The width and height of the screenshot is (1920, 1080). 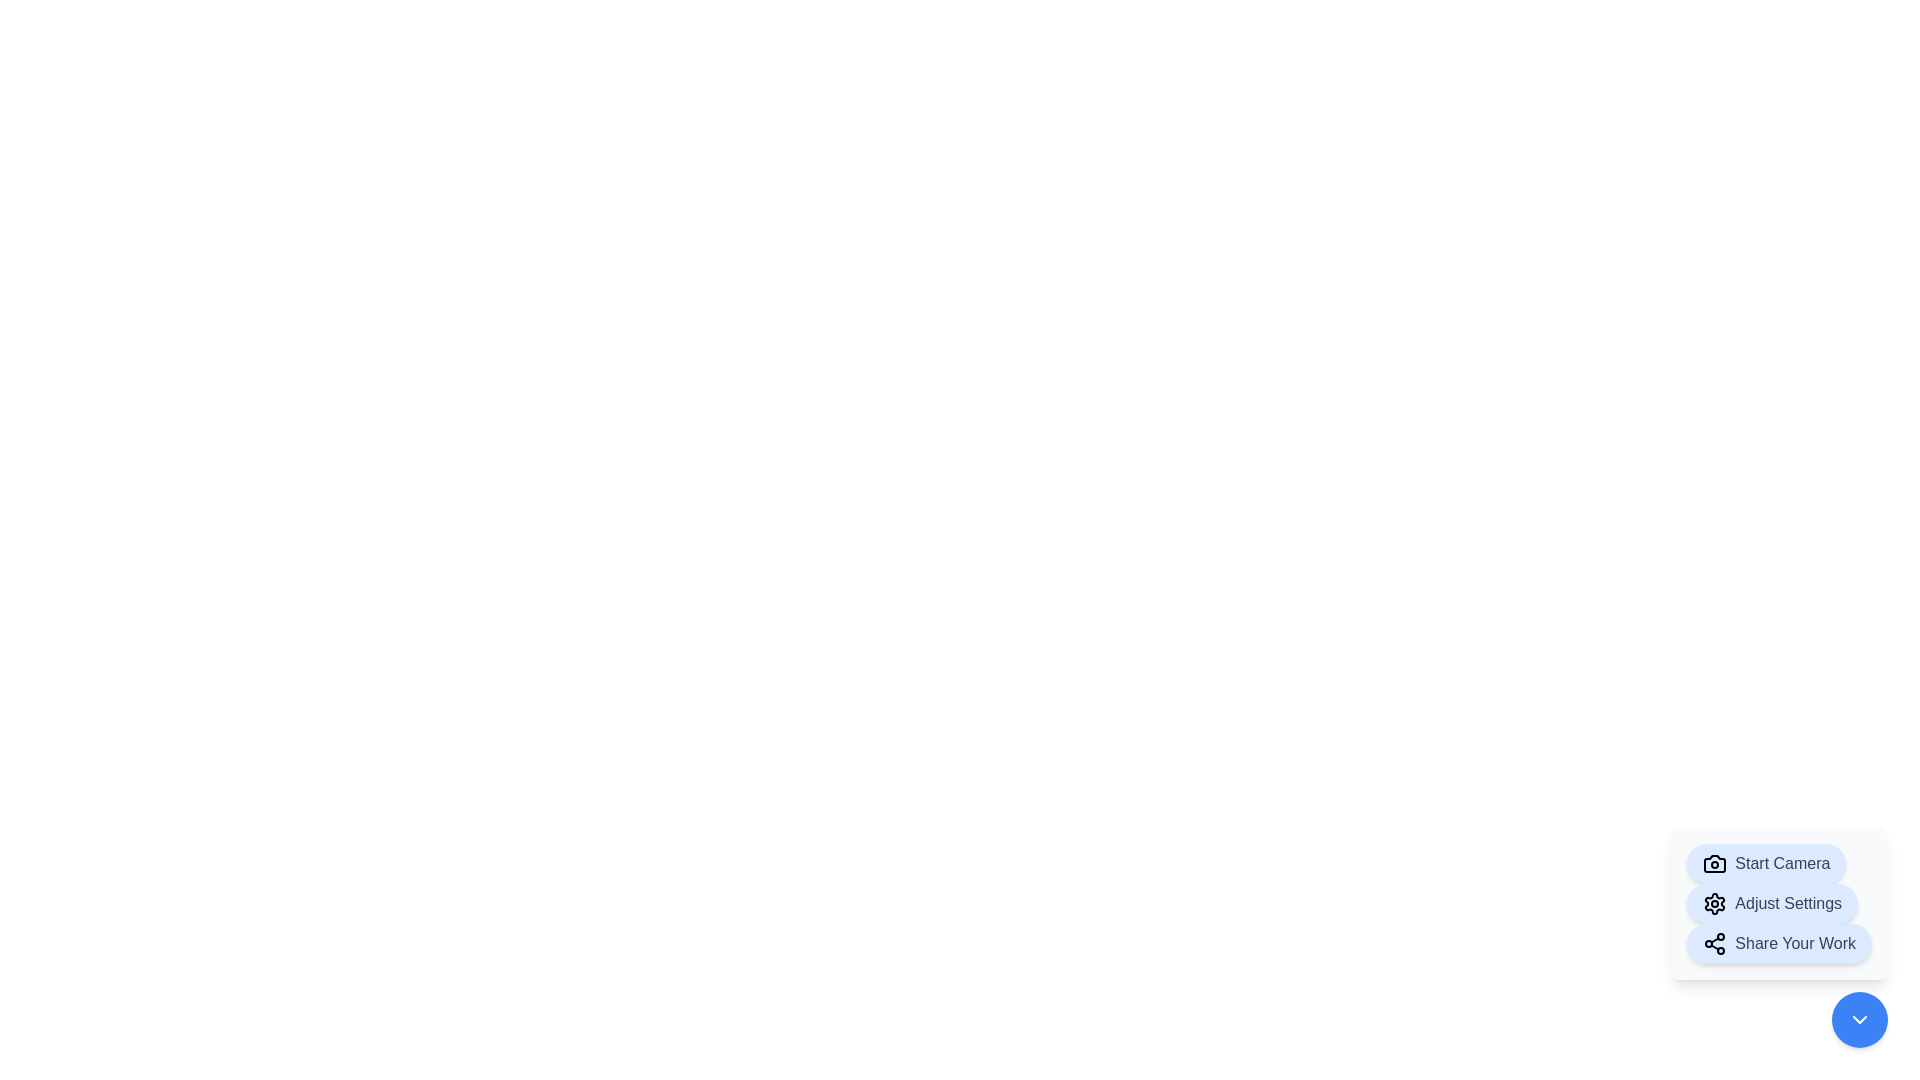 I want to click on the 'Start Camera' button with a blue background and camera icon, so click(x=1766, y=863).